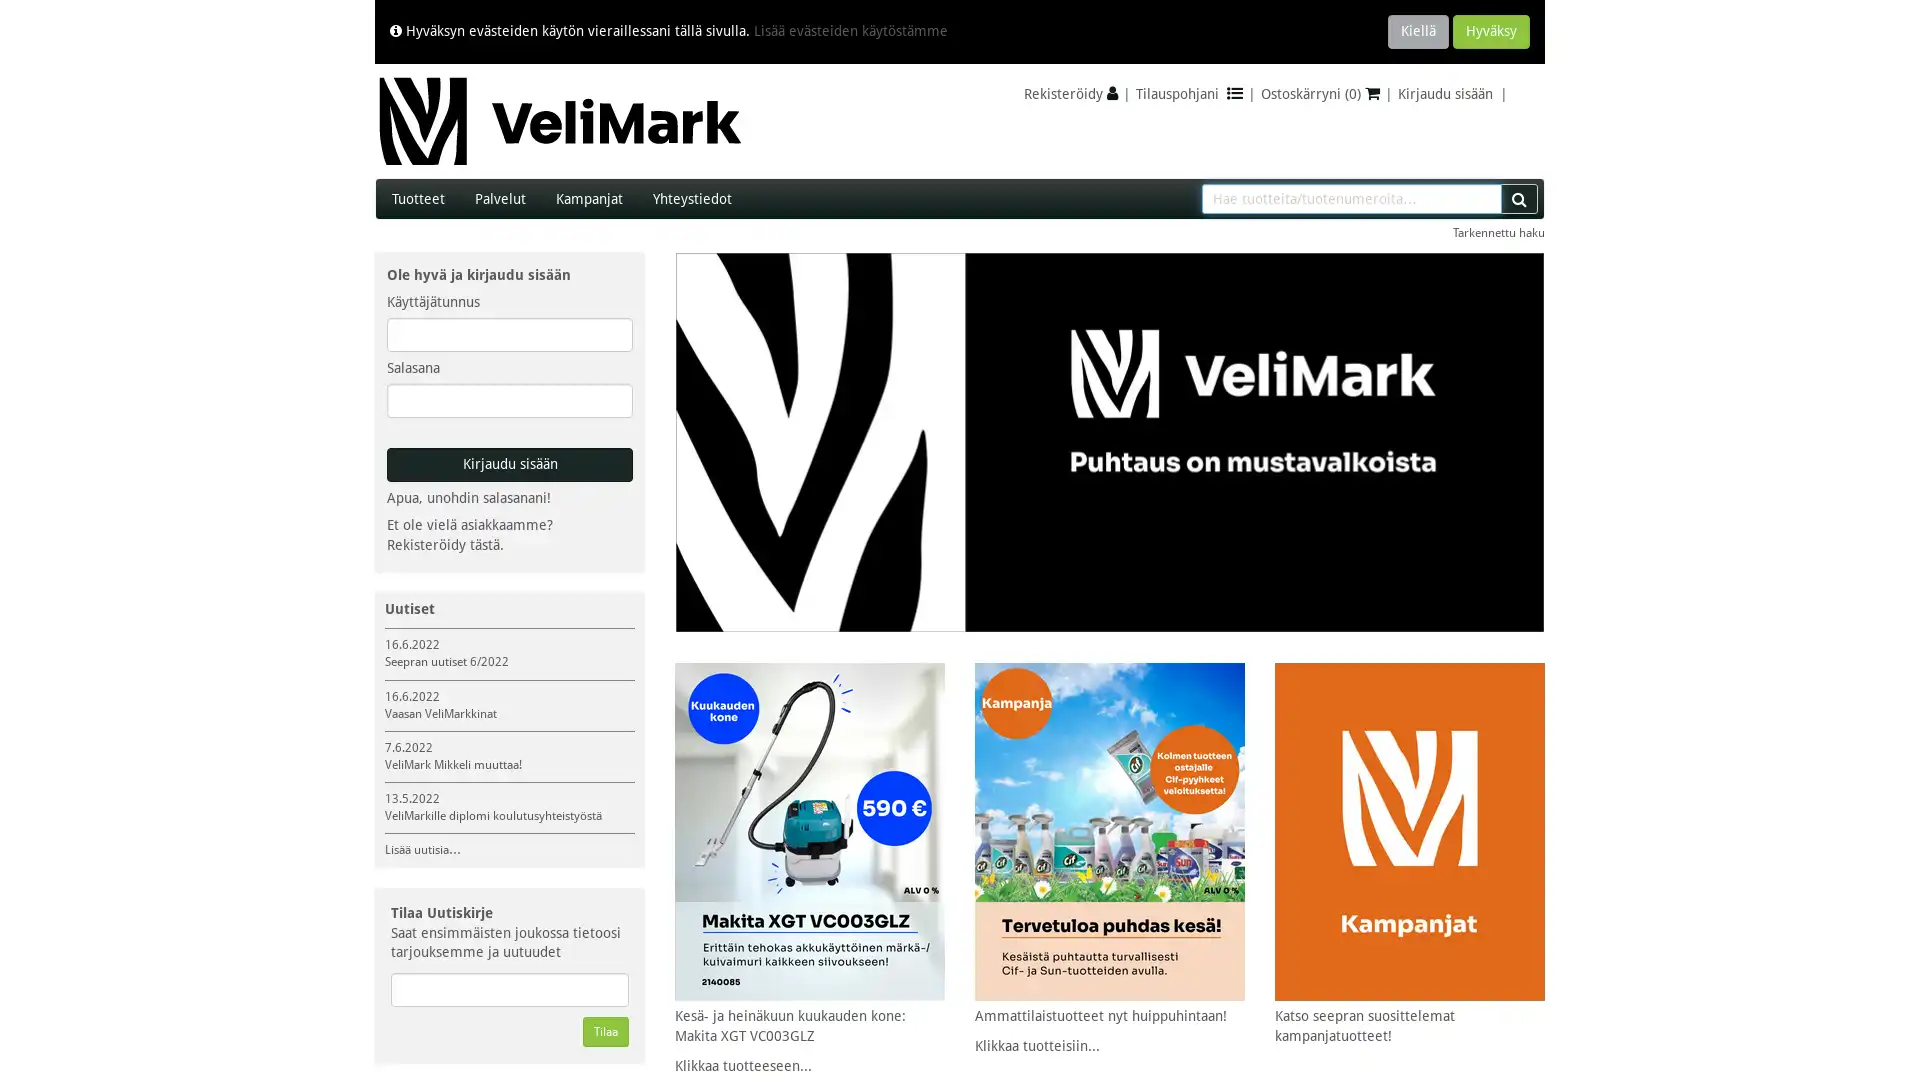  Describe the element at coordinates (509, 465) in the screenshot. I see `Kirjaudu sisaan` at that location.